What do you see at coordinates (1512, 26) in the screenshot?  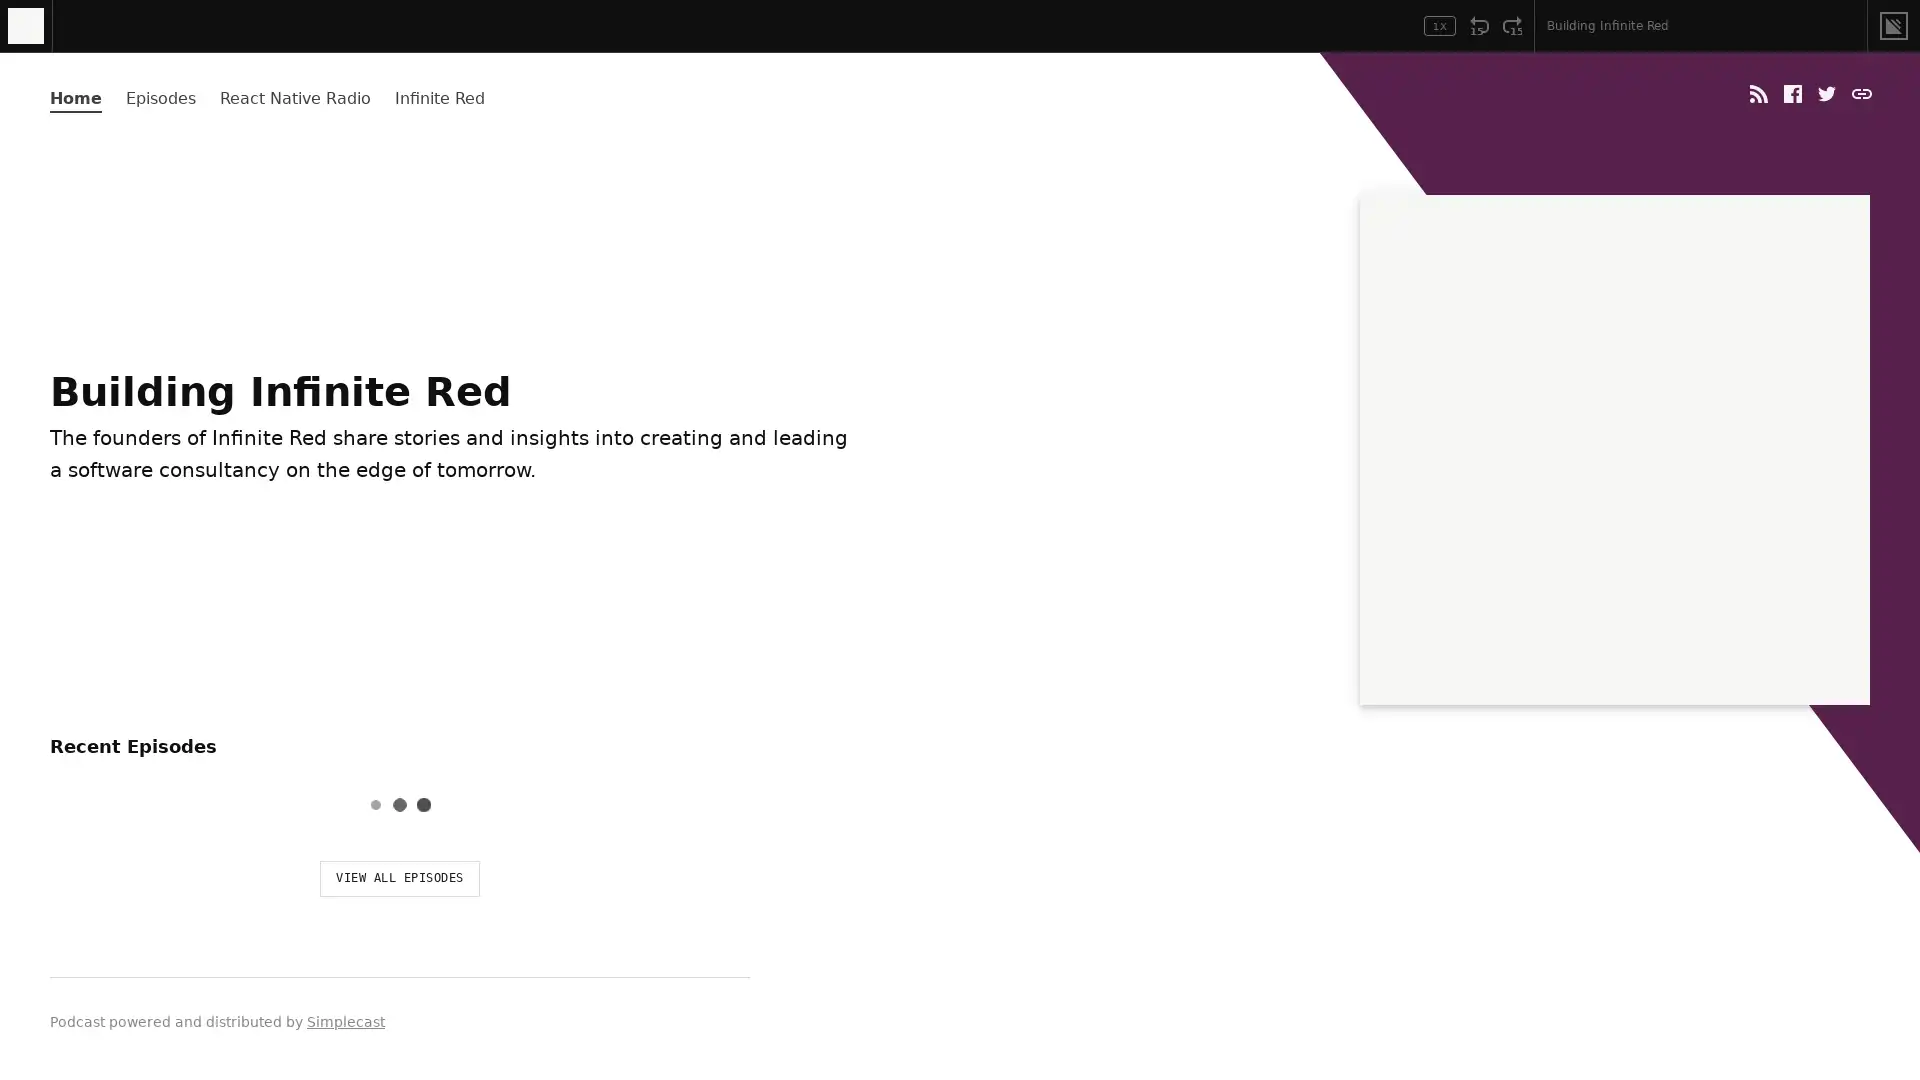 I see `Fast Forward 15 Seconds` at bounding box center [1512, 26].